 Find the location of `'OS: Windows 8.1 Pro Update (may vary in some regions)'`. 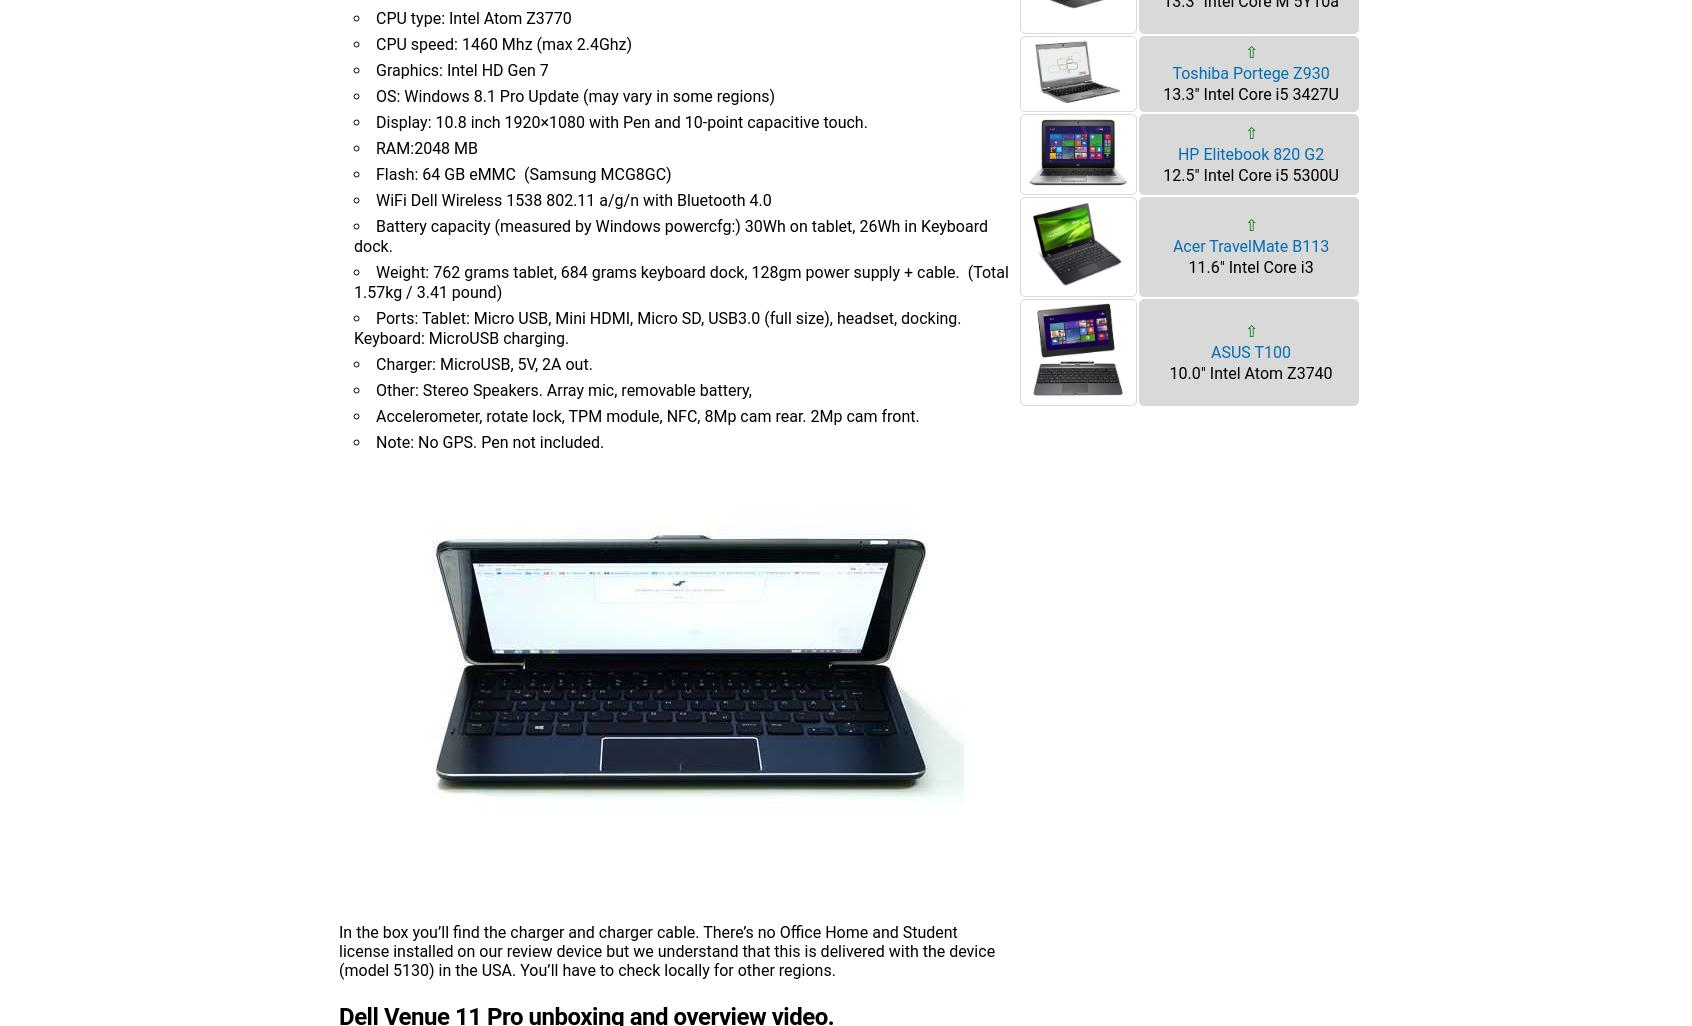

'OS: Windows 8.1 Pro Update (may vary in some regions)' is located at coordinates (574, 94).